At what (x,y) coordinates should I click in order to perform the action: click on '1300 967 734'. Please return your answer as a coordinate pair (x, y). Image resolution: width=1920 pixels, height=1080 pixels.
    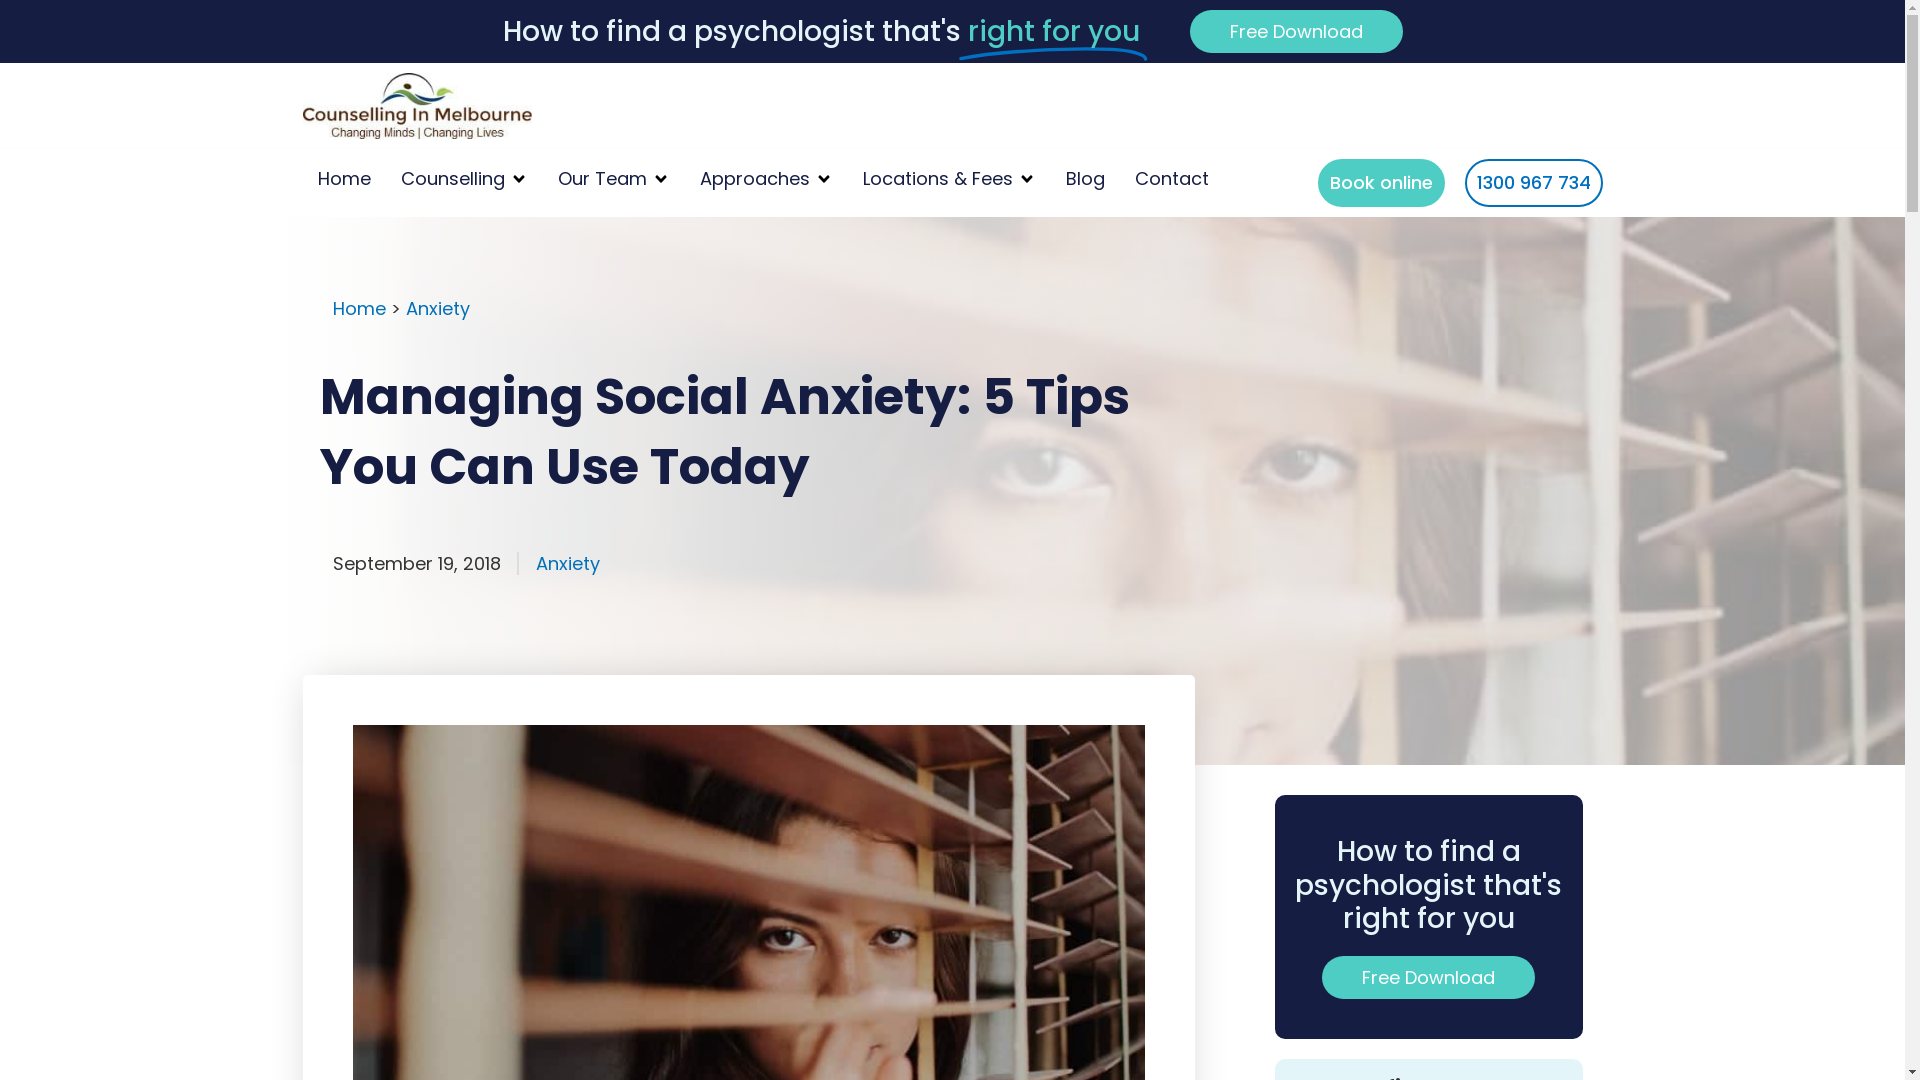
    Looking at the image, I should click on (1531, 182).